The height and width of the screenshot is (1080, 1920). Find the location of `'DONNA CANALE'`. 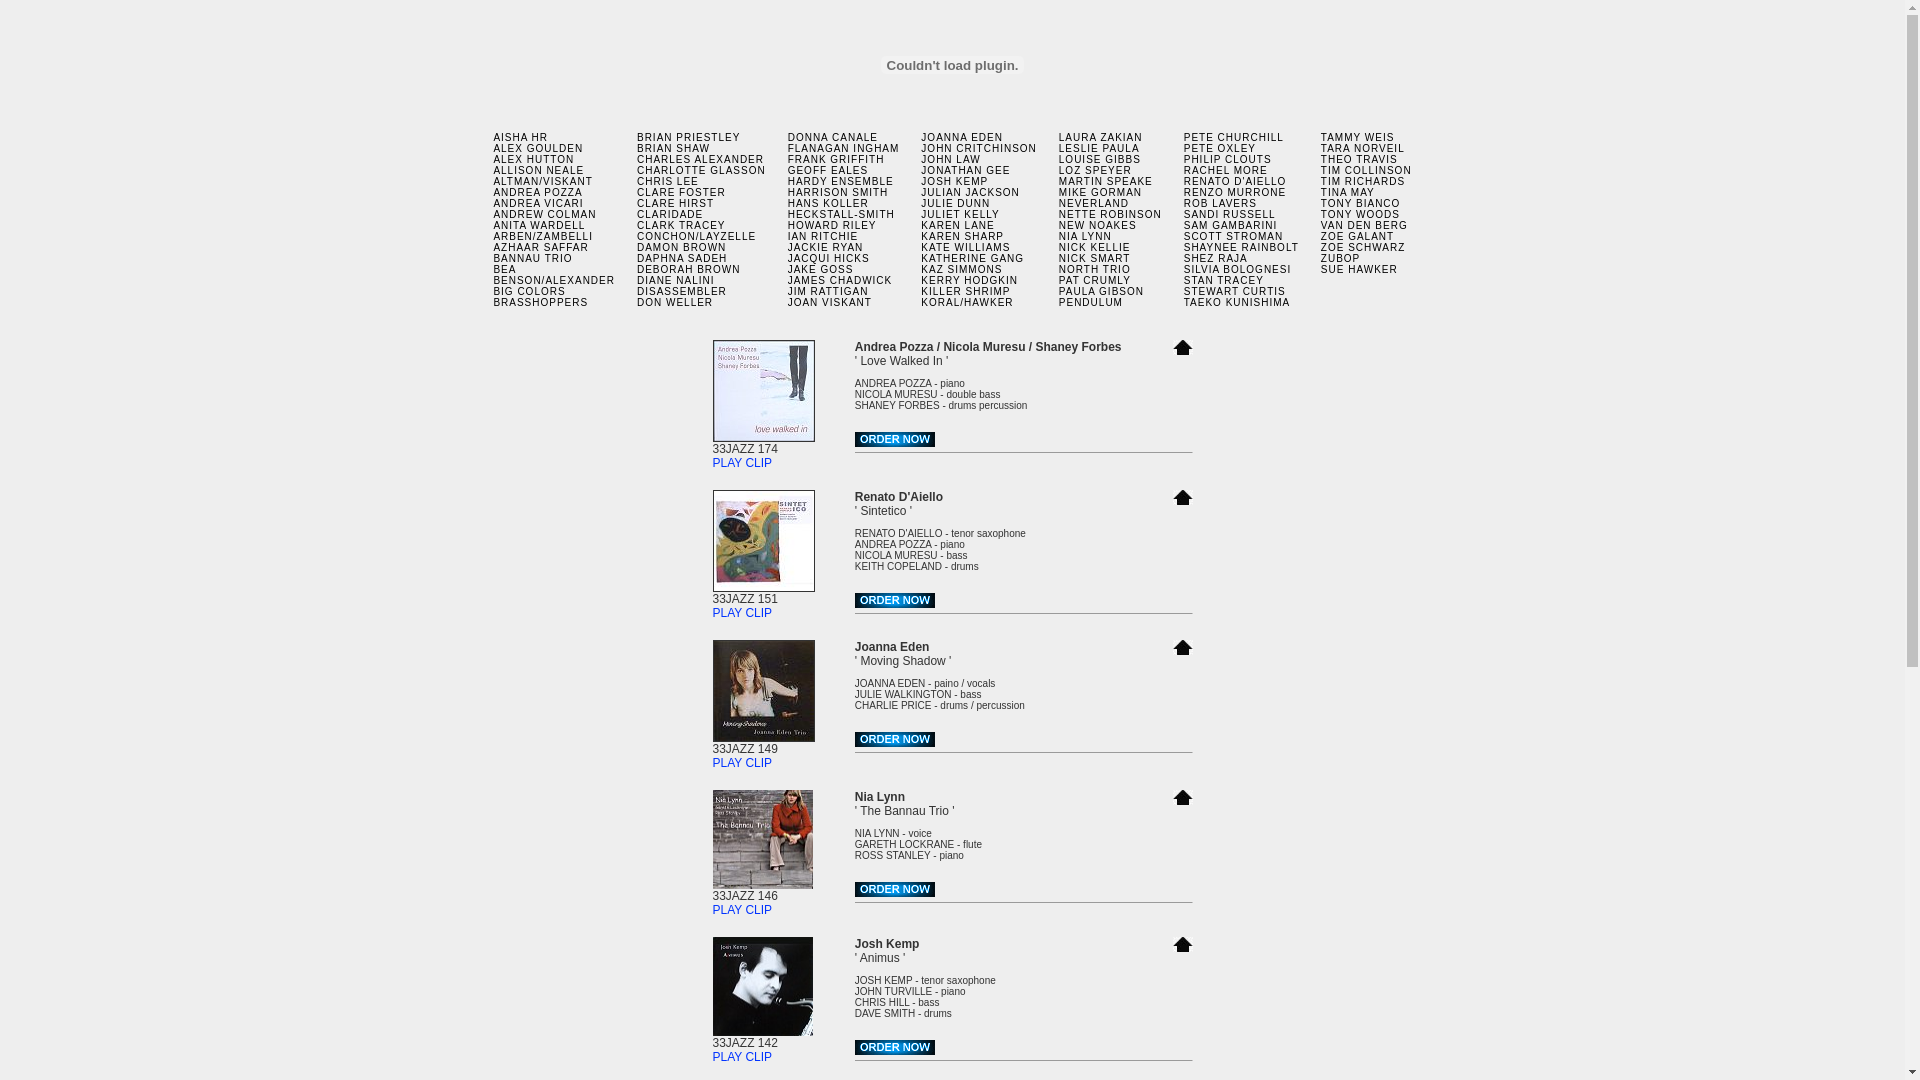

'DONNA CANALE' is located at coordinates (833, 136).